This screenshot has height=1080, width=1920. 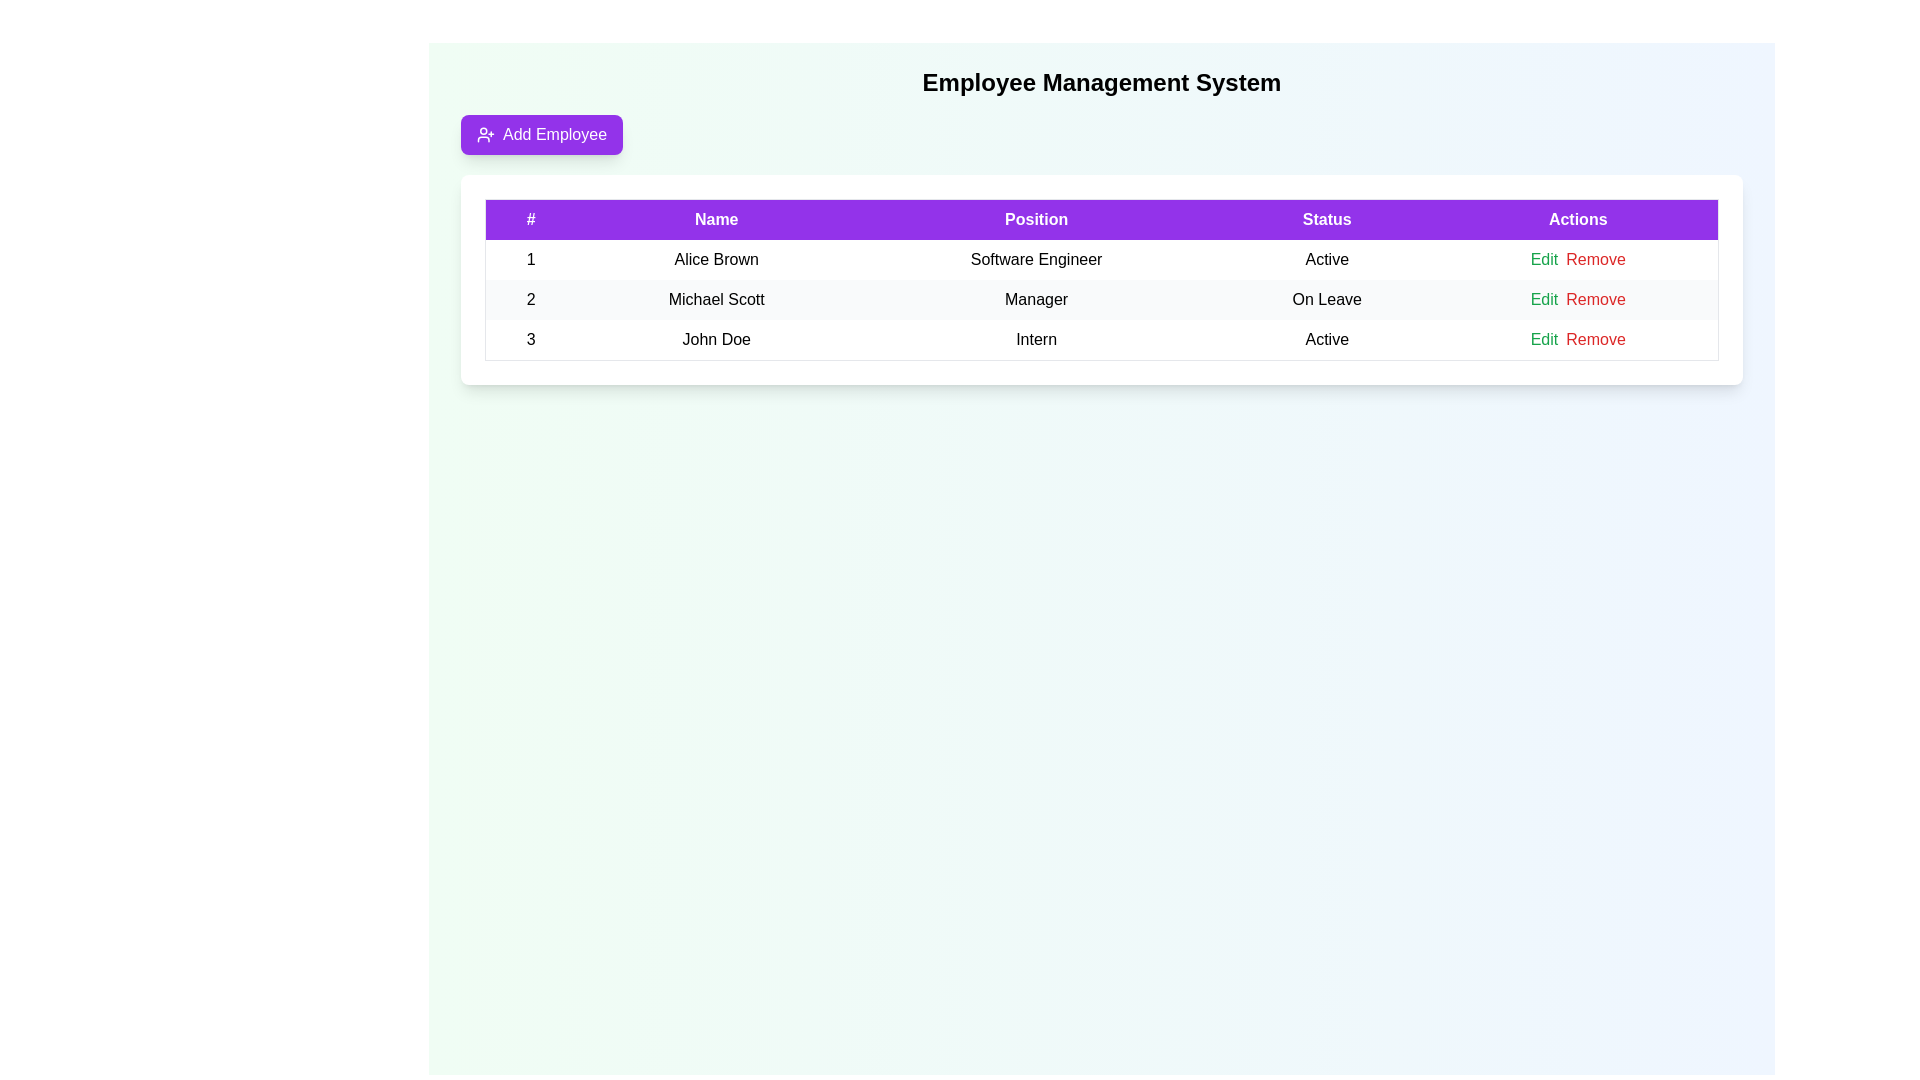 I want to click on the 'Remove' link styled as a button located in the second row of the table under the 'Actions' column, so click(x=1595, y=300).